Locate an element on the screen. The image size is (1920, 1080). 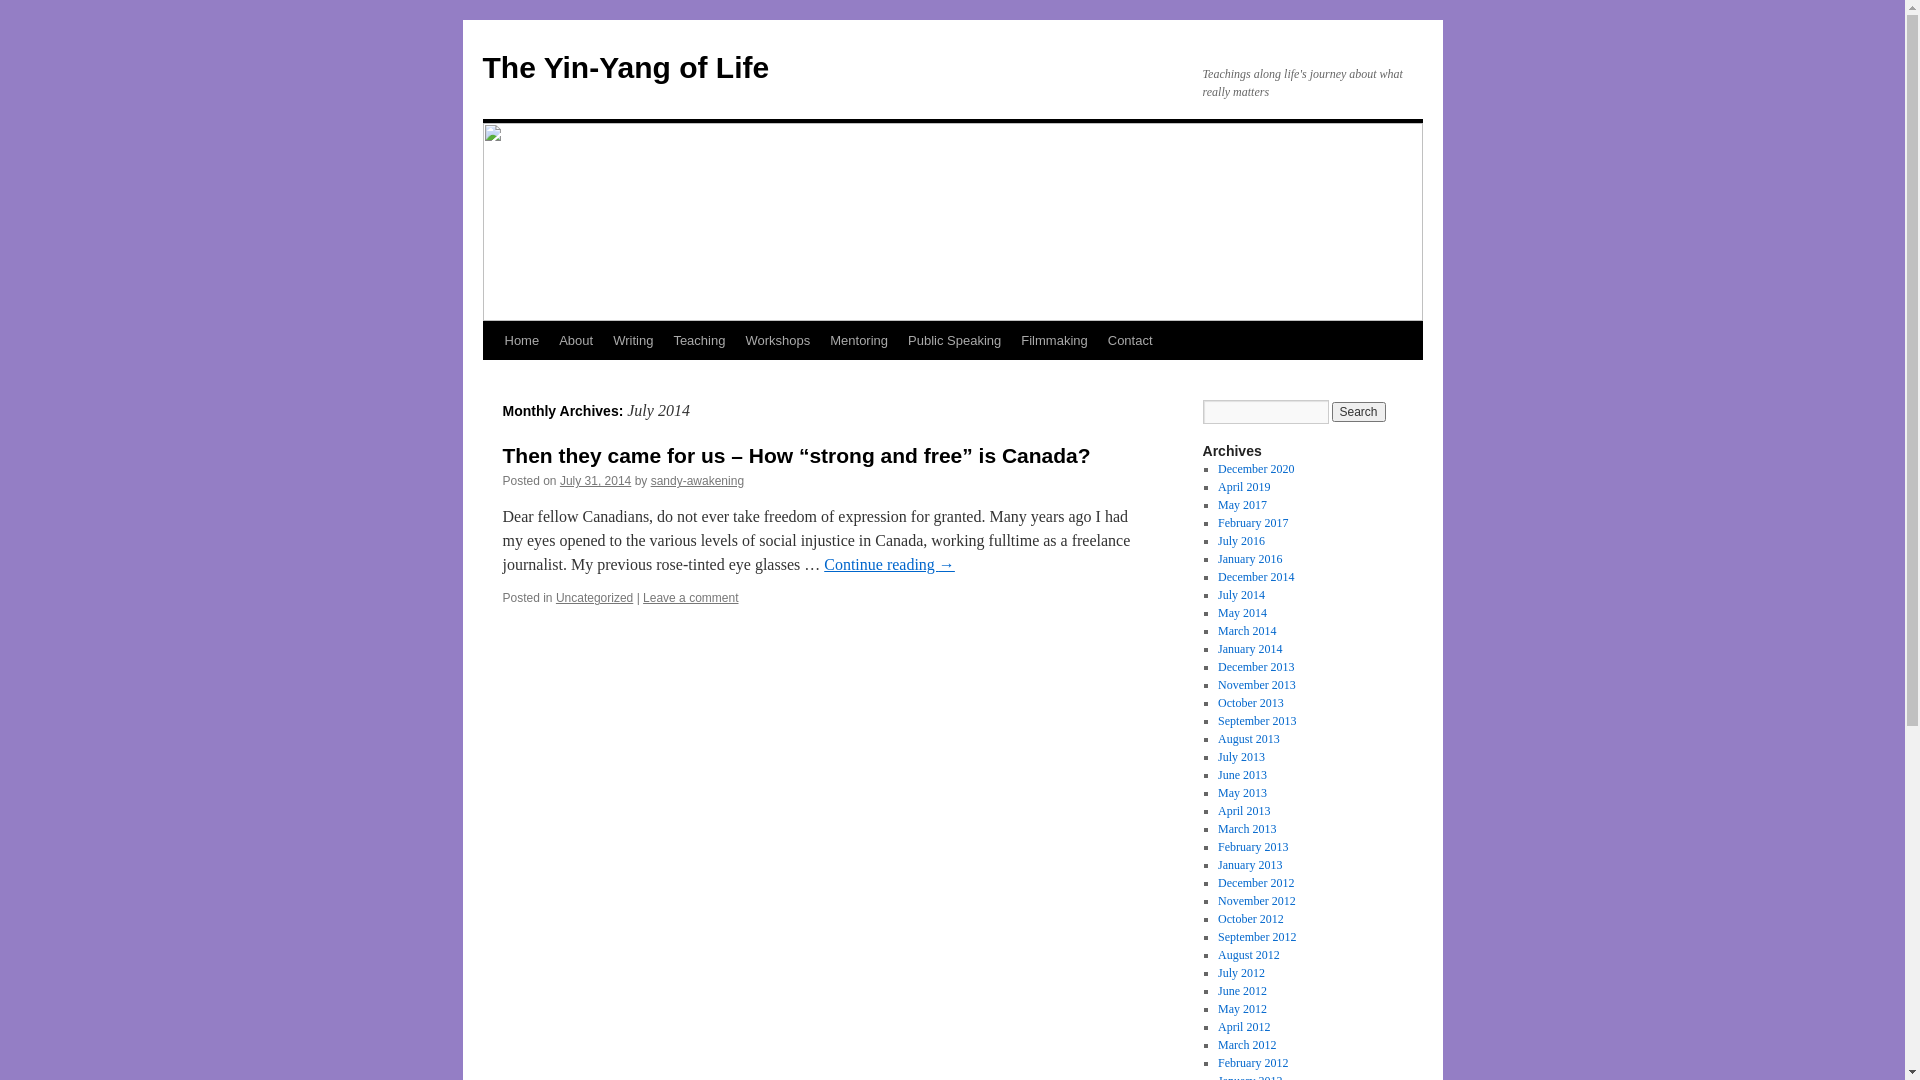
'August 2013' is located at coordinates (1247, 739).